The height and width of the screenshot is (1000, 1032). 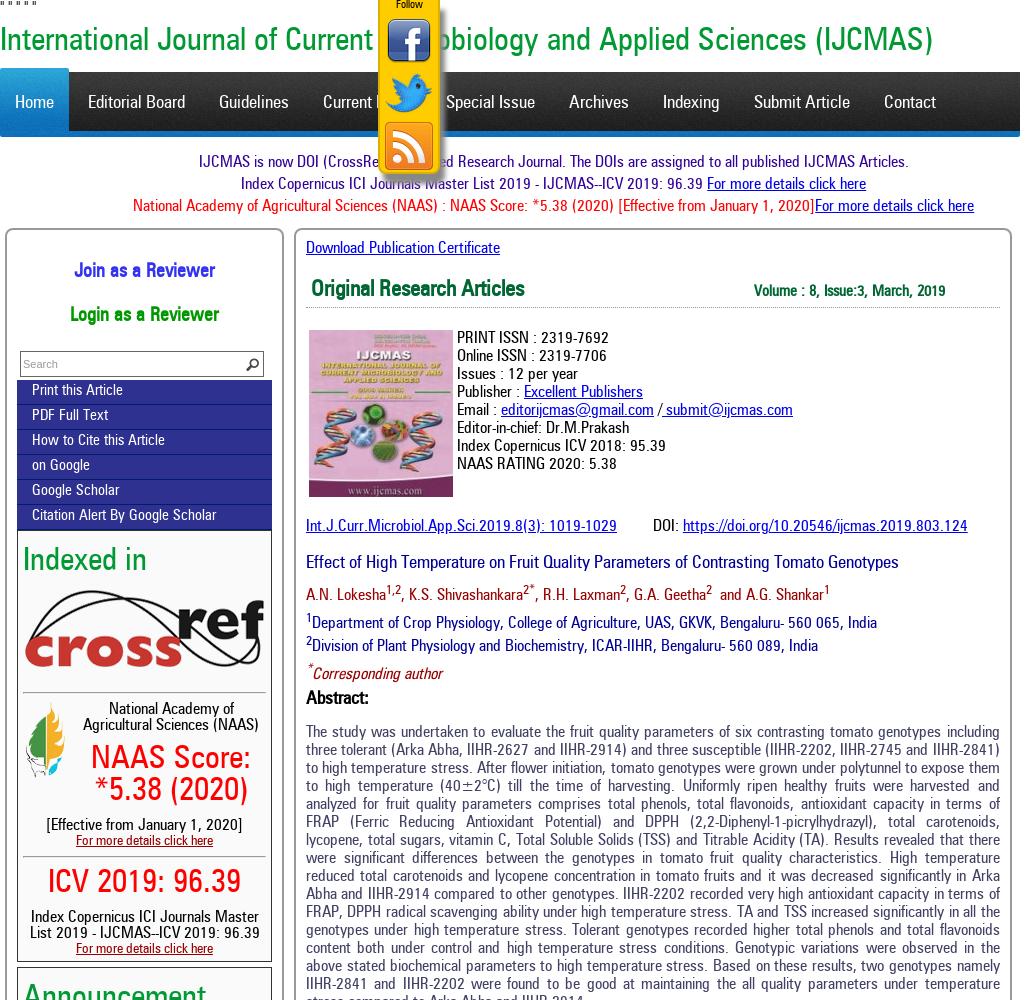 I want to click on 'ICV 2019: 96.39', so click(x=143, y=884).